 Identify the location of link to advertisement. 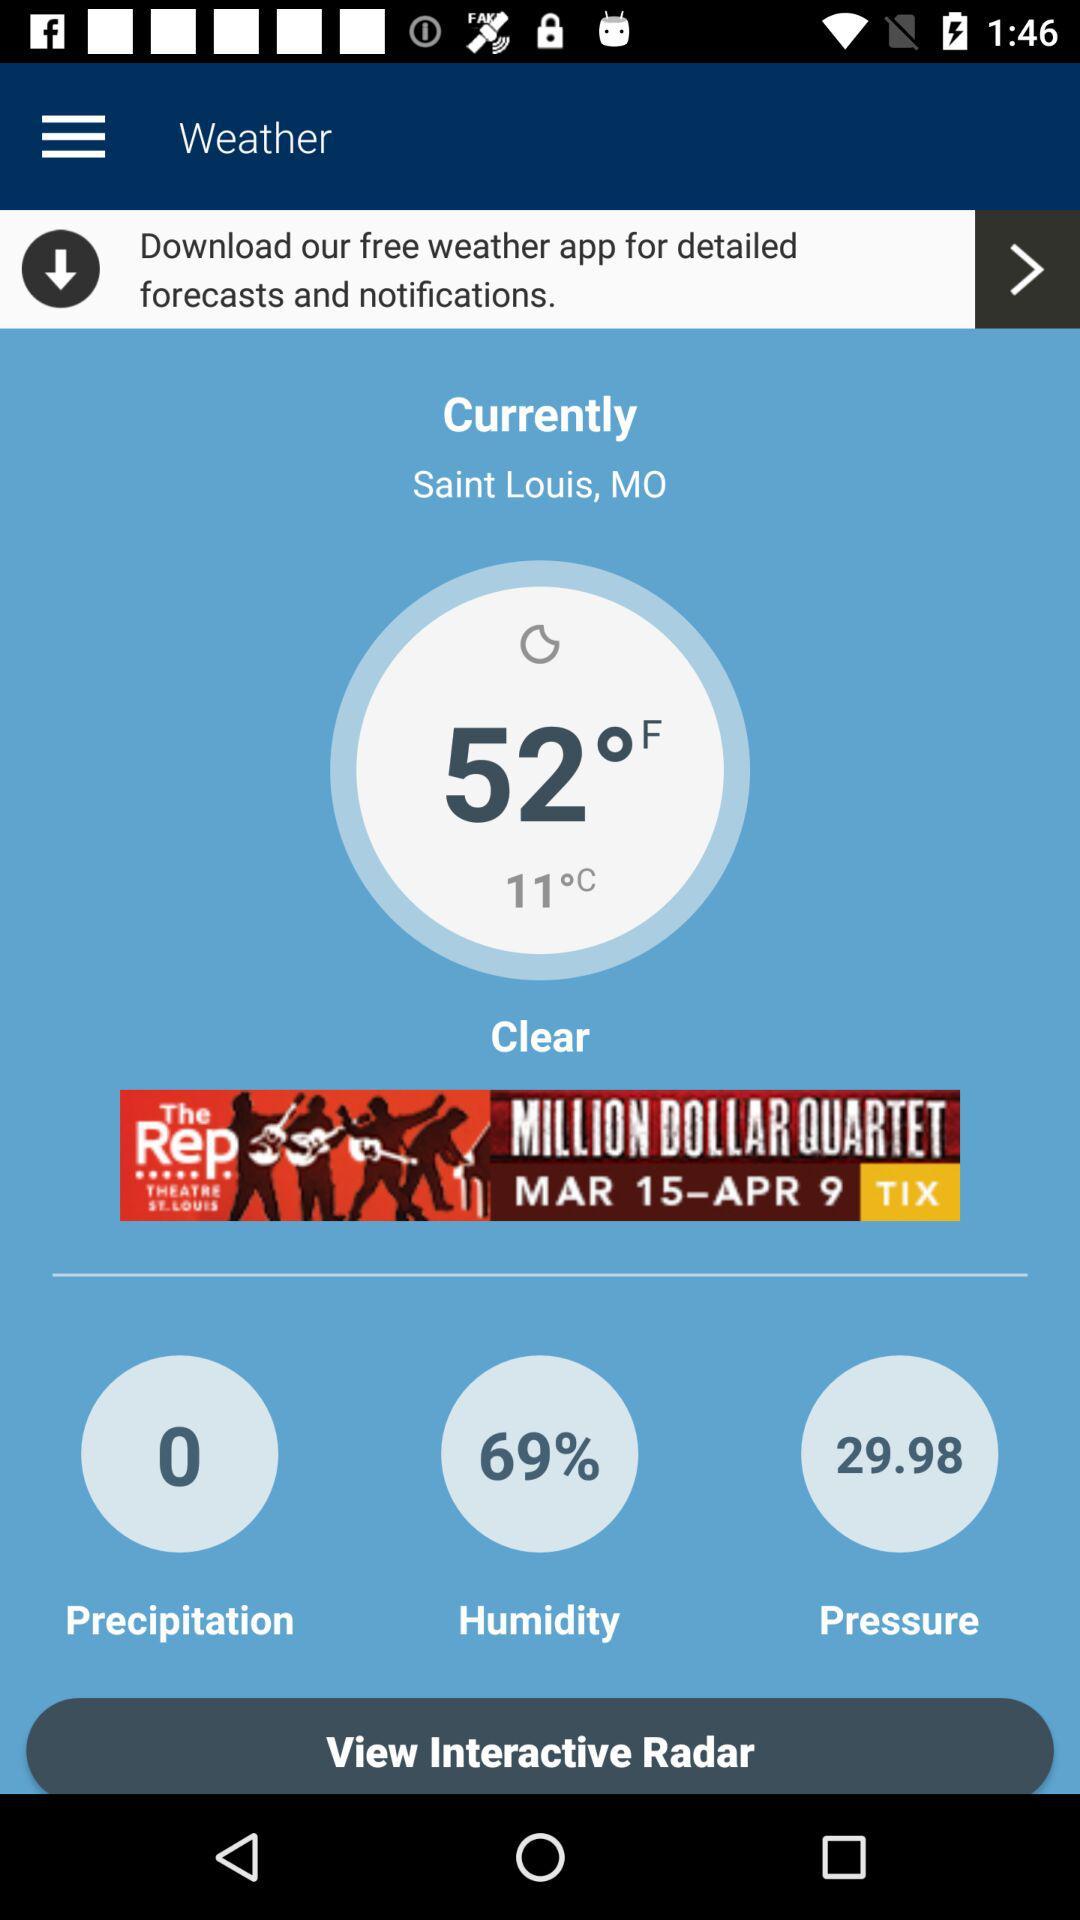
(540, 1155).